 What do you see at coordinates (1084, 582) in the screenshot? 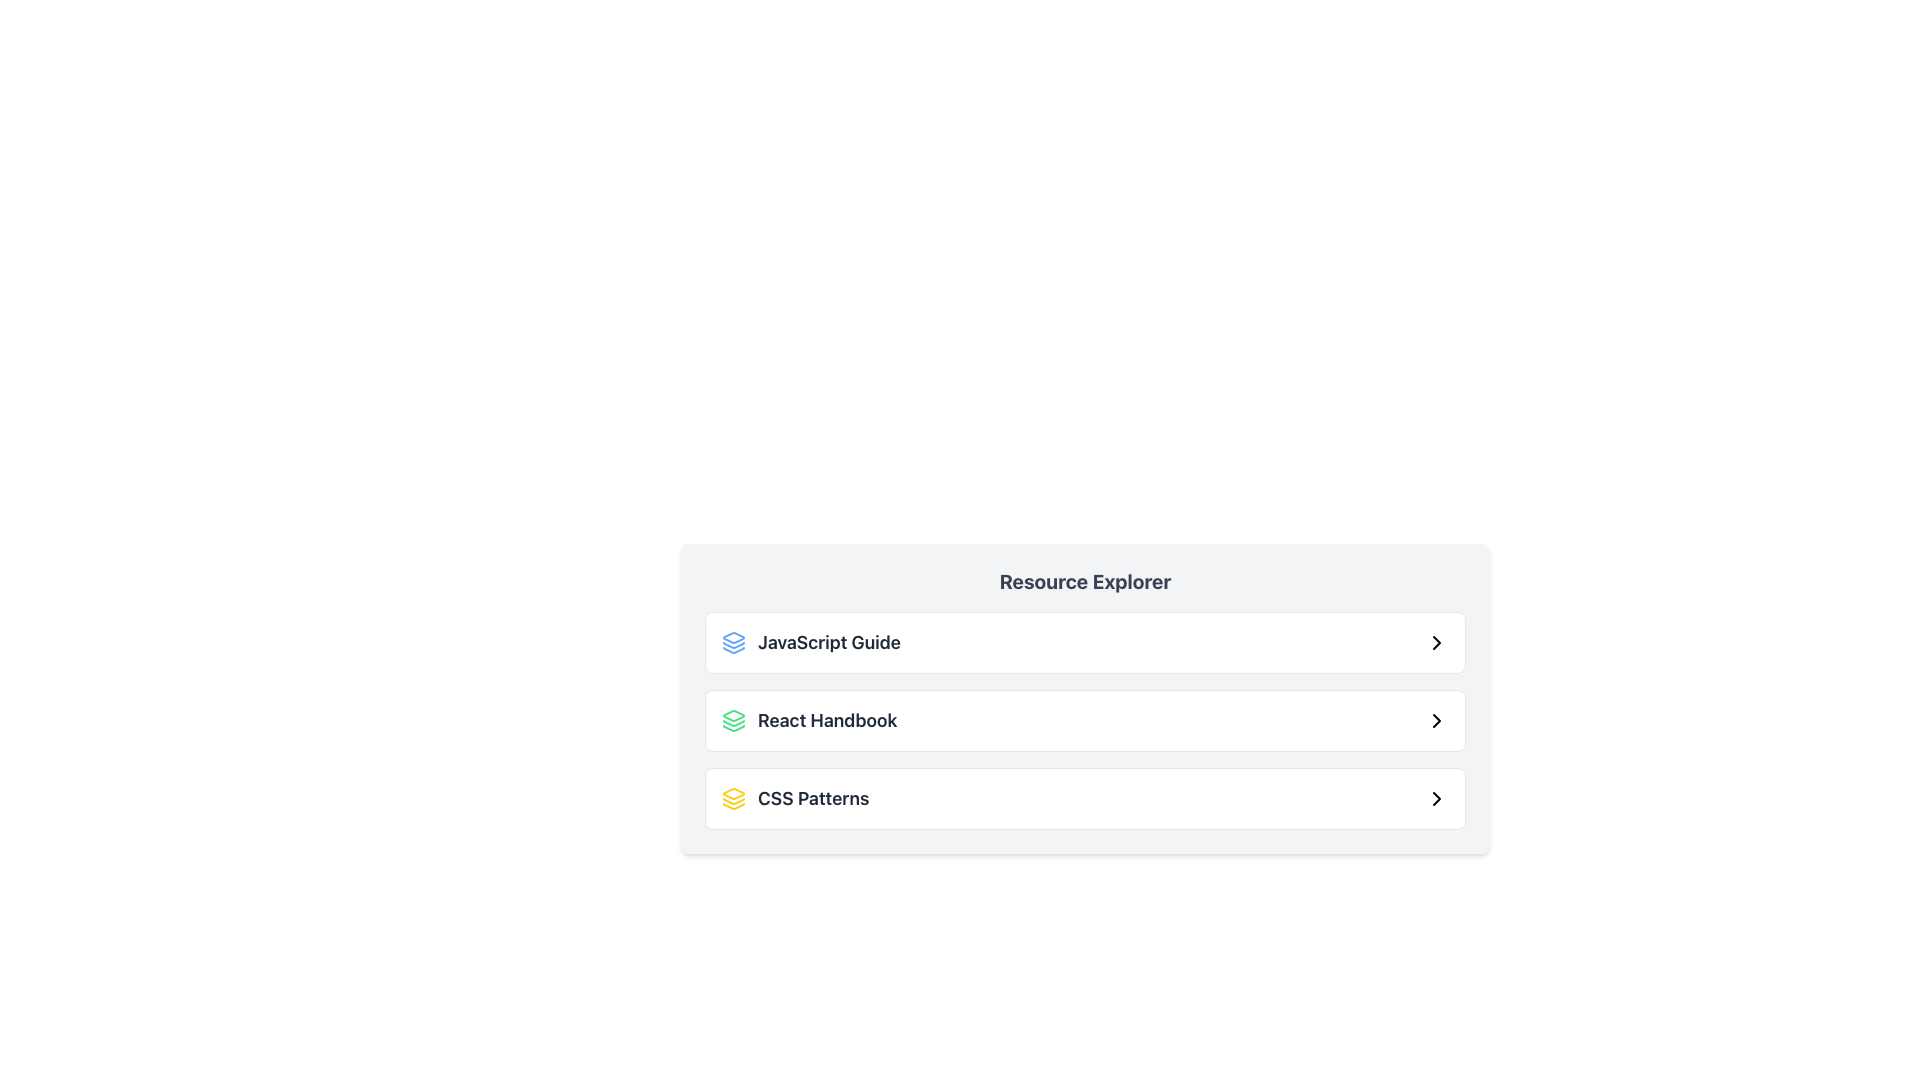
I see `the header text element which serves as the title for the section, providing context for the surrounding content` at bounding box center [1084, 582].